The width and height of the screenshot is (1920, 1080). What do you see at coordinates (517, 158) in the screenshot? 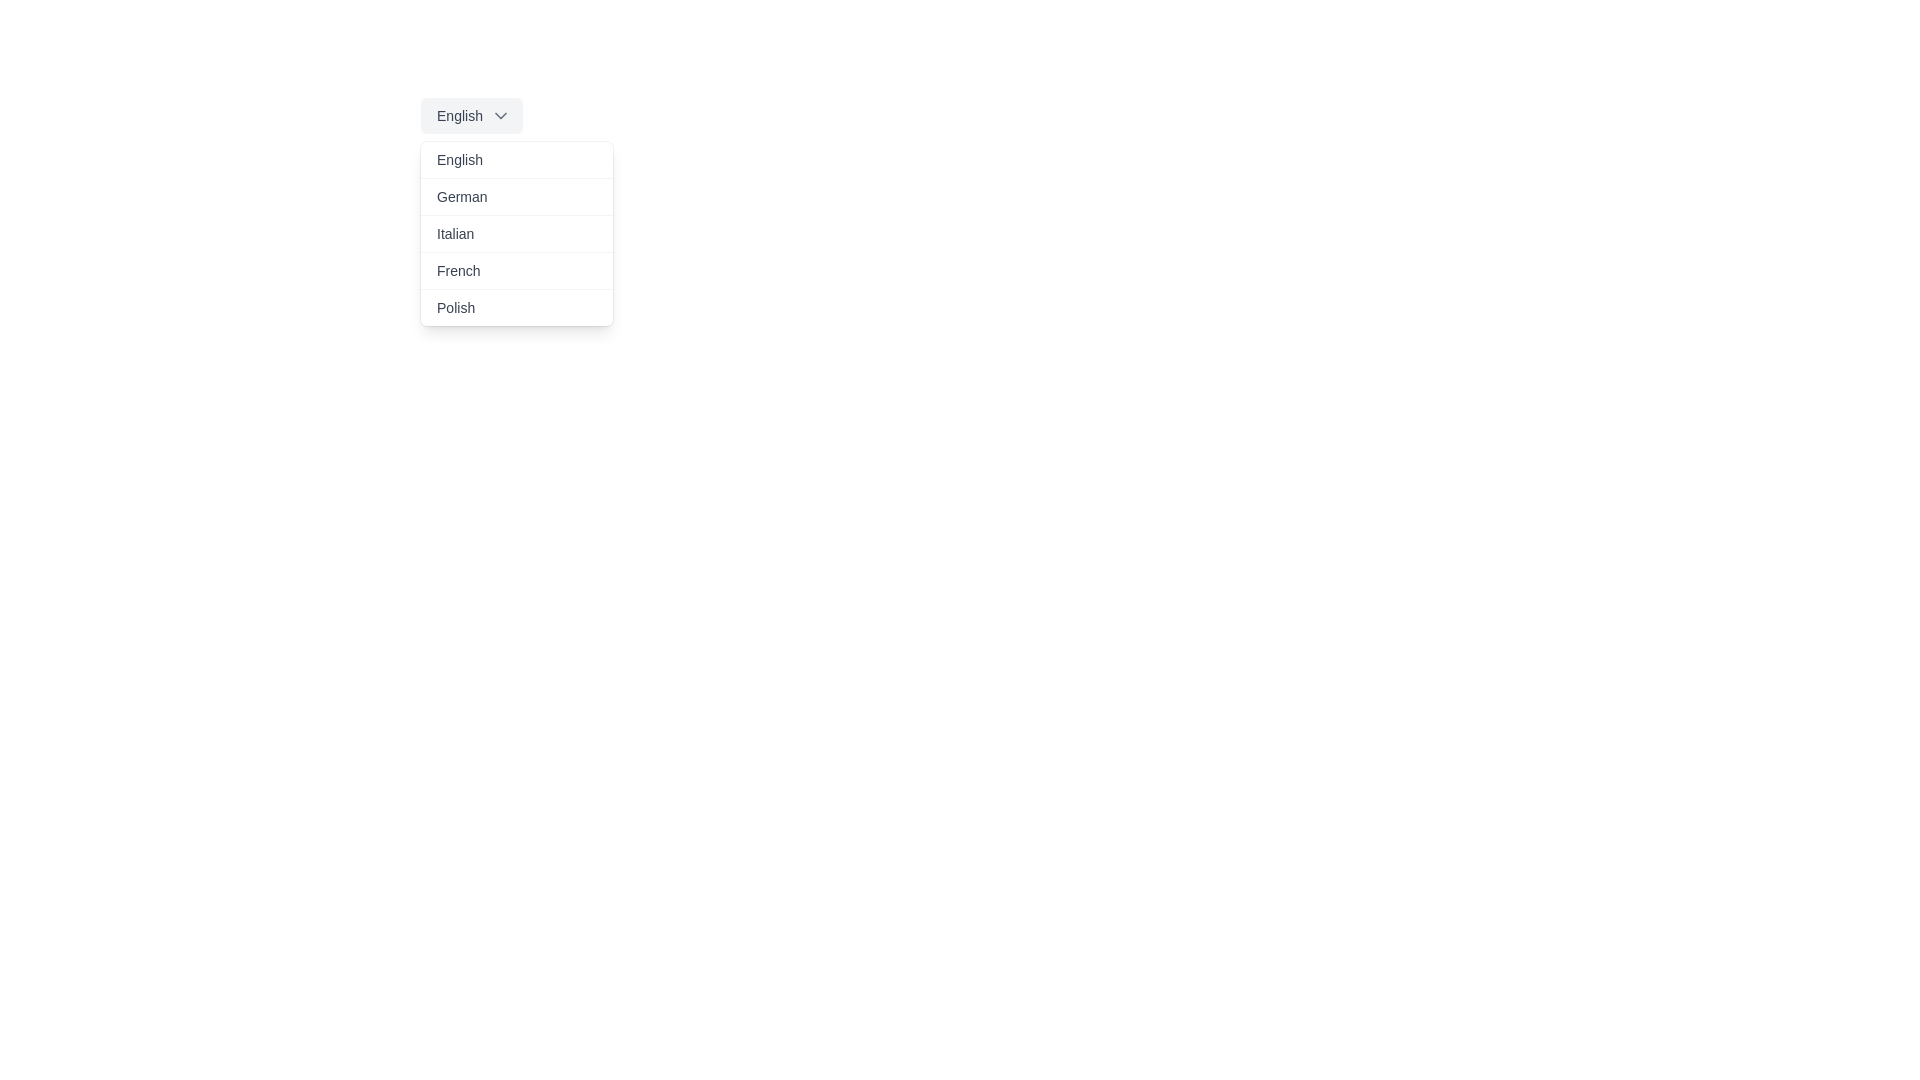
I see `the 'English' button in the dropdown menu` at bounding box center [517, 158].